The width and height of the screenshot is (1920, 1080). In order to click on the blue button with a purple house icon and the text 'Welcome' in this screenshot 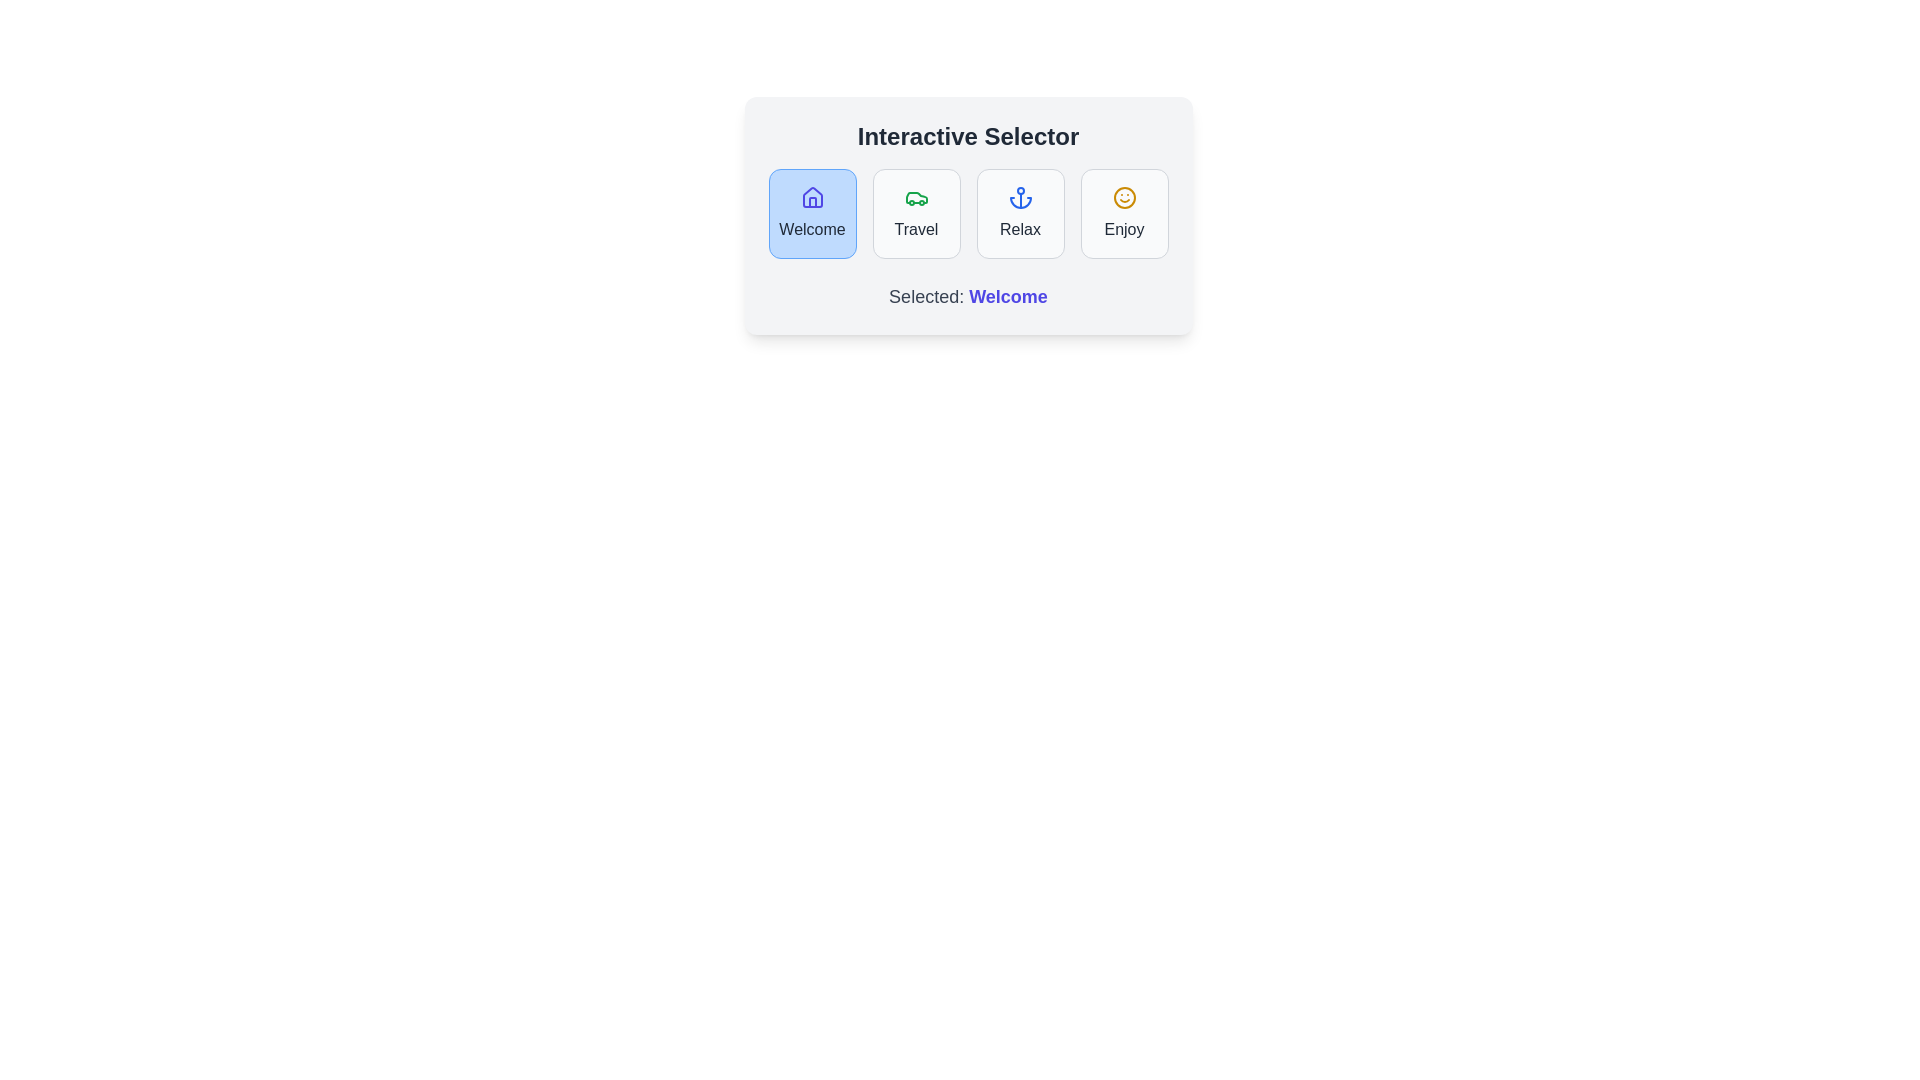, I will do `click(812, 213)`.